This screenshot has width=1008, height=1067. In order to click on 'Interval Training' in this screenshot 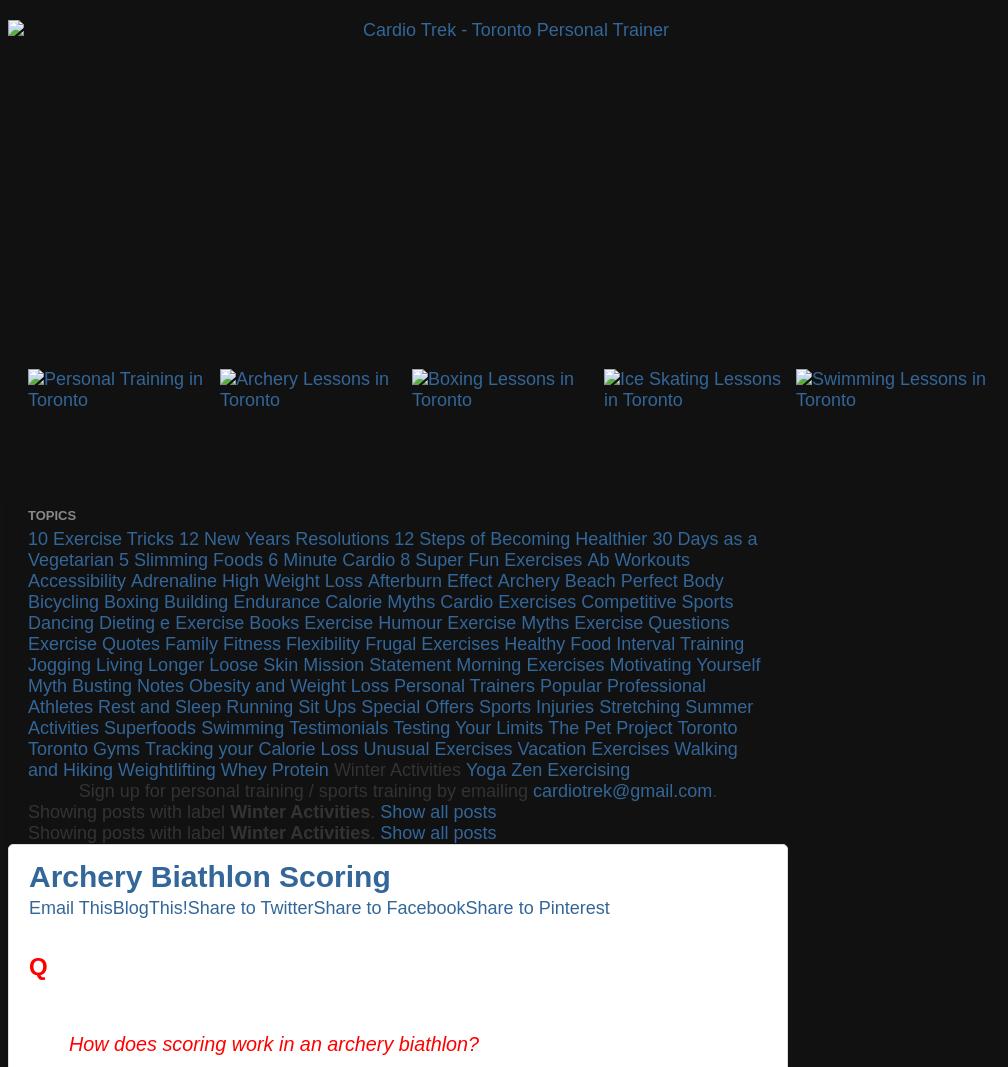, I will do `click(679, 644)`.